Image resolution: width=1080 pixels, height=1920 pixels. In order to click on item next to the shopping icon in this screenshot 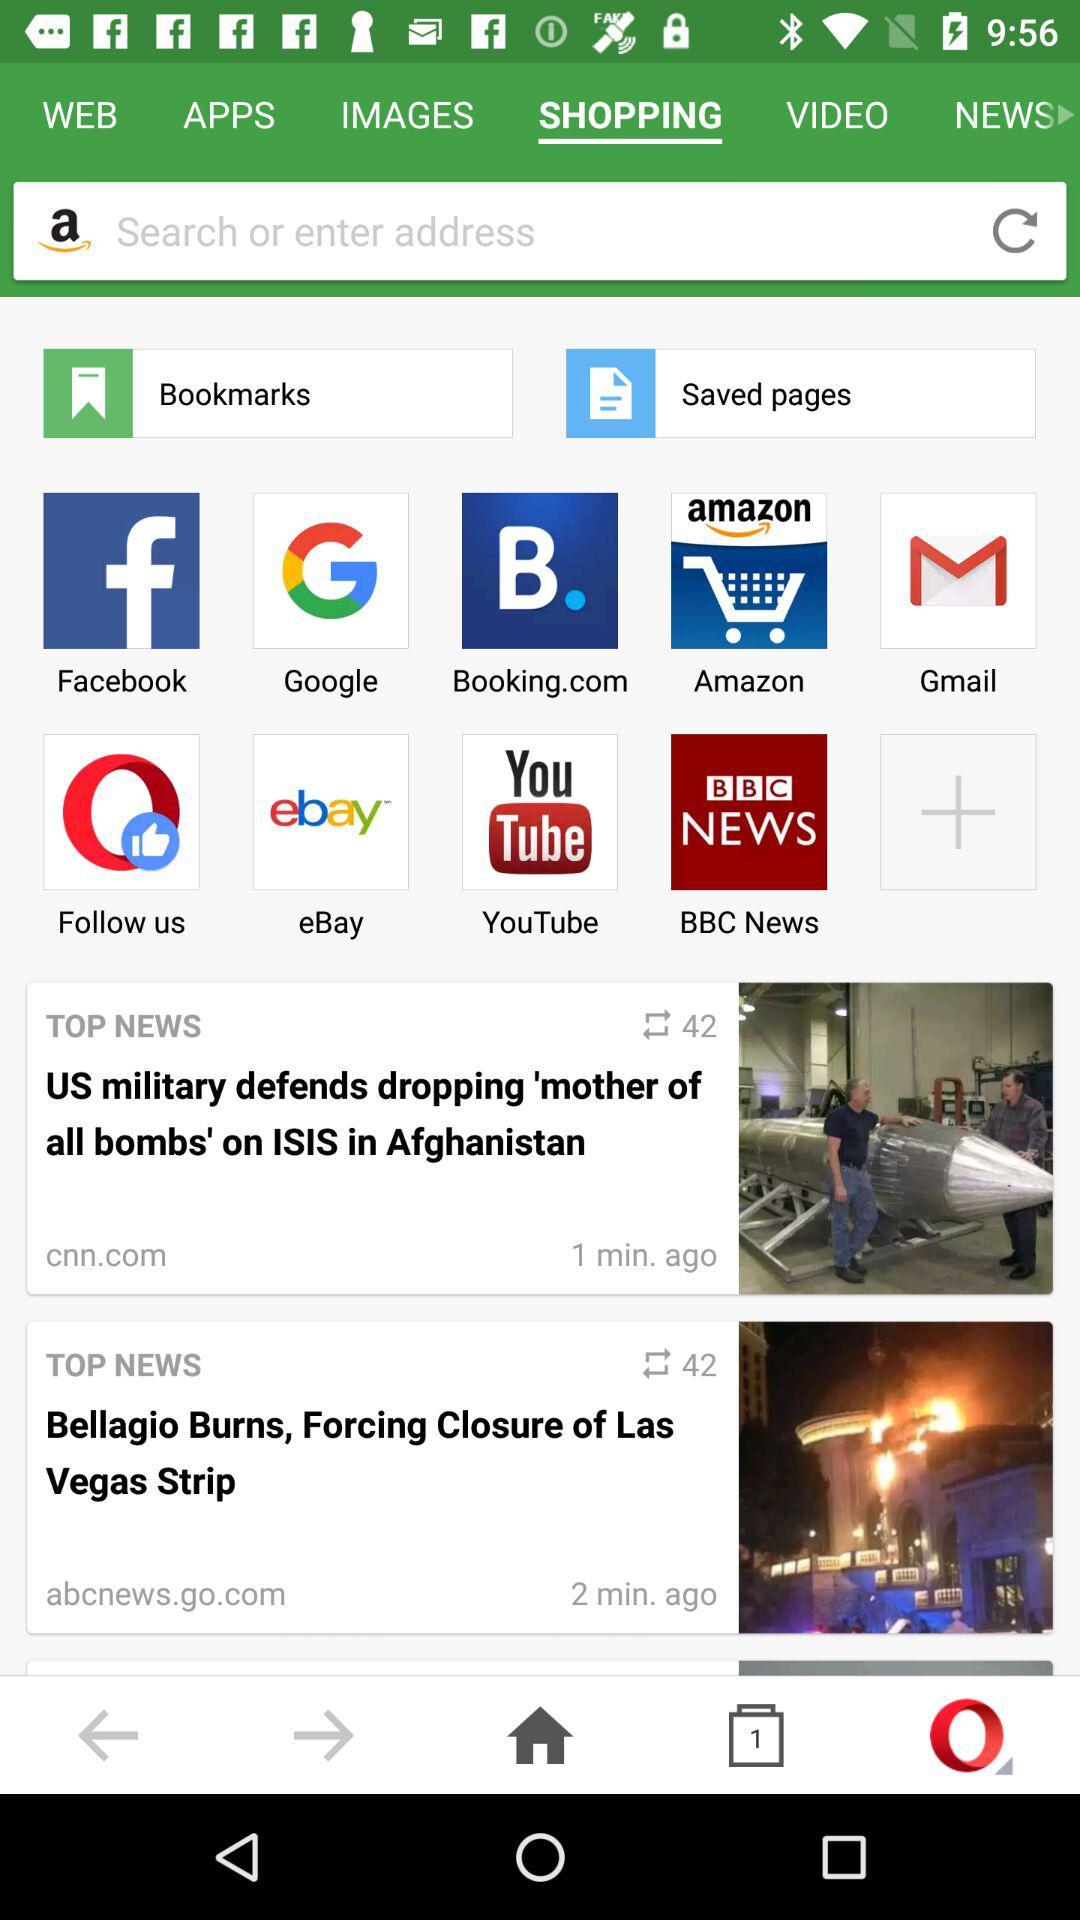, I will do `click(406, 113)`.